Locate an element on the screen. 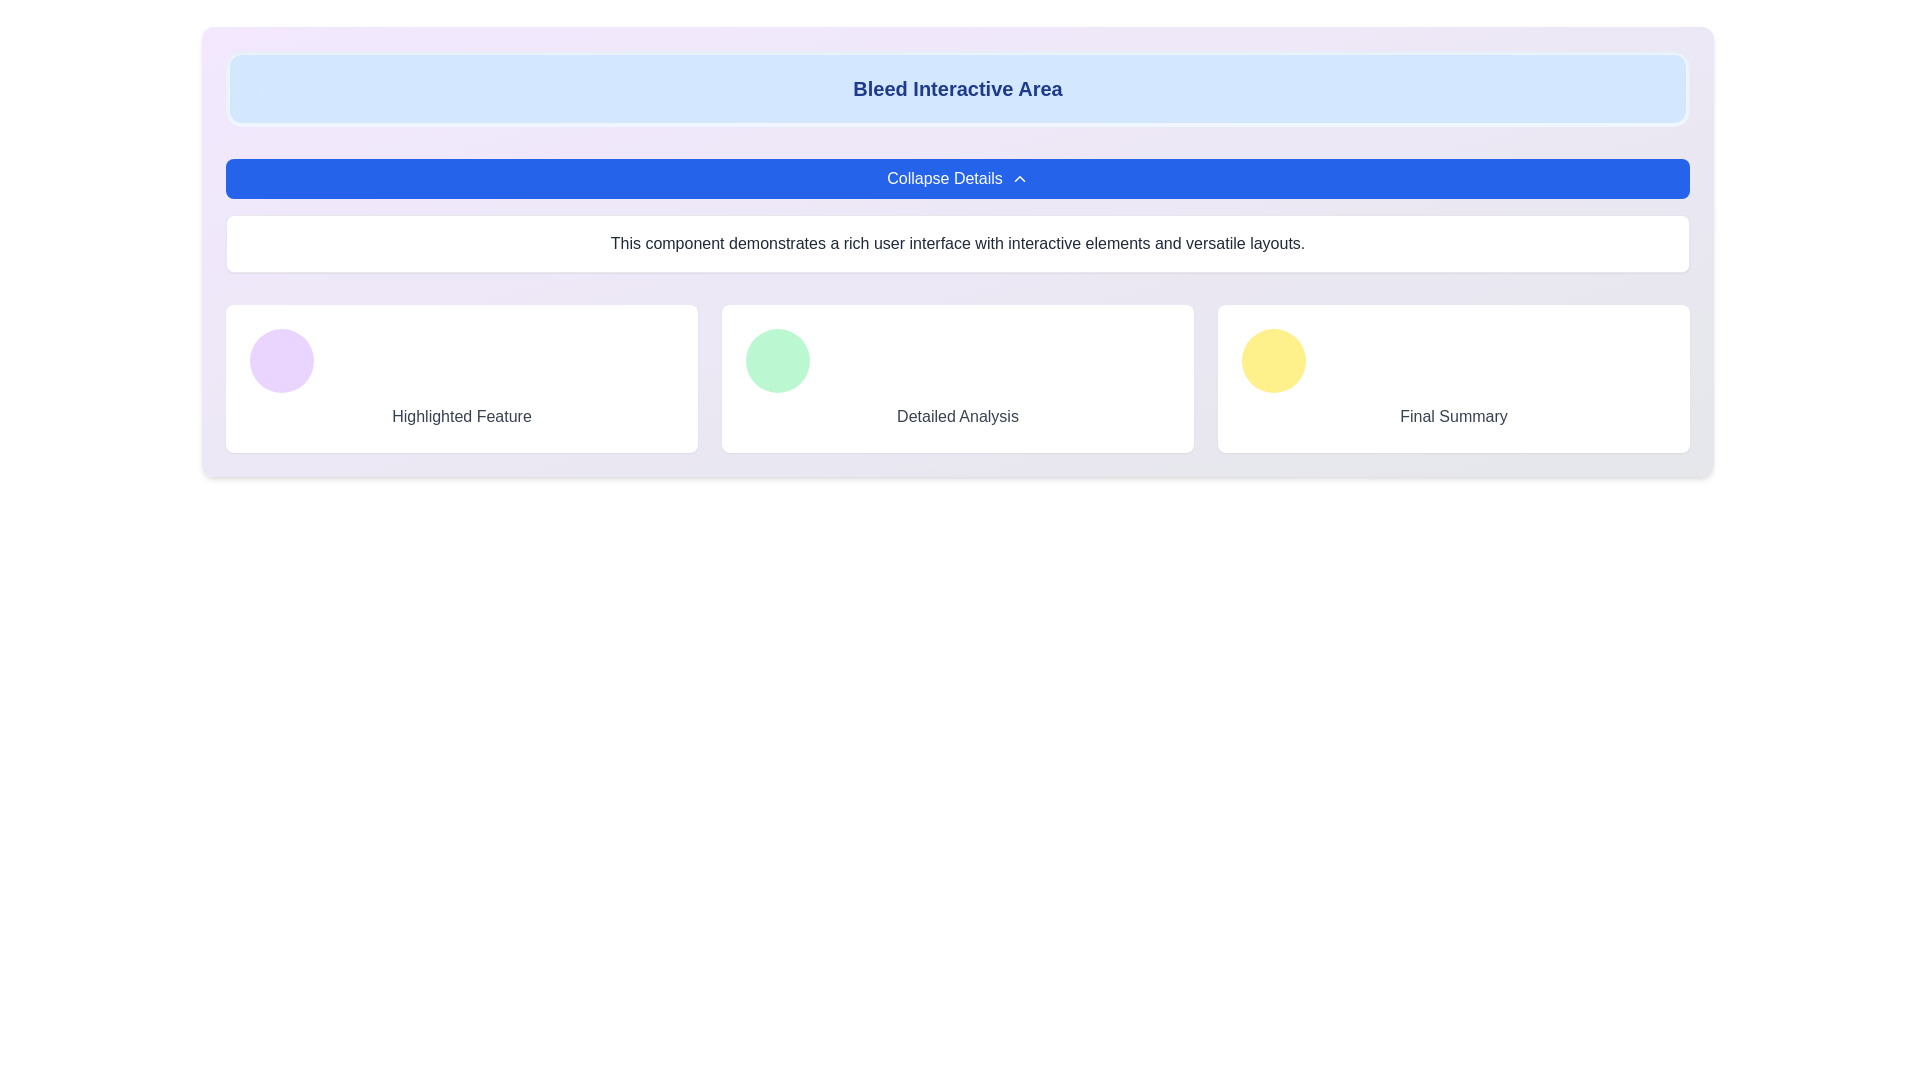 Image resolution: width=1920 pixels, height=1080 pixels. the text label displaying 'Detailed Analysis', which is styled in gray font and positioned below a circular graphic with a green background is located at coordinates (957, 415).